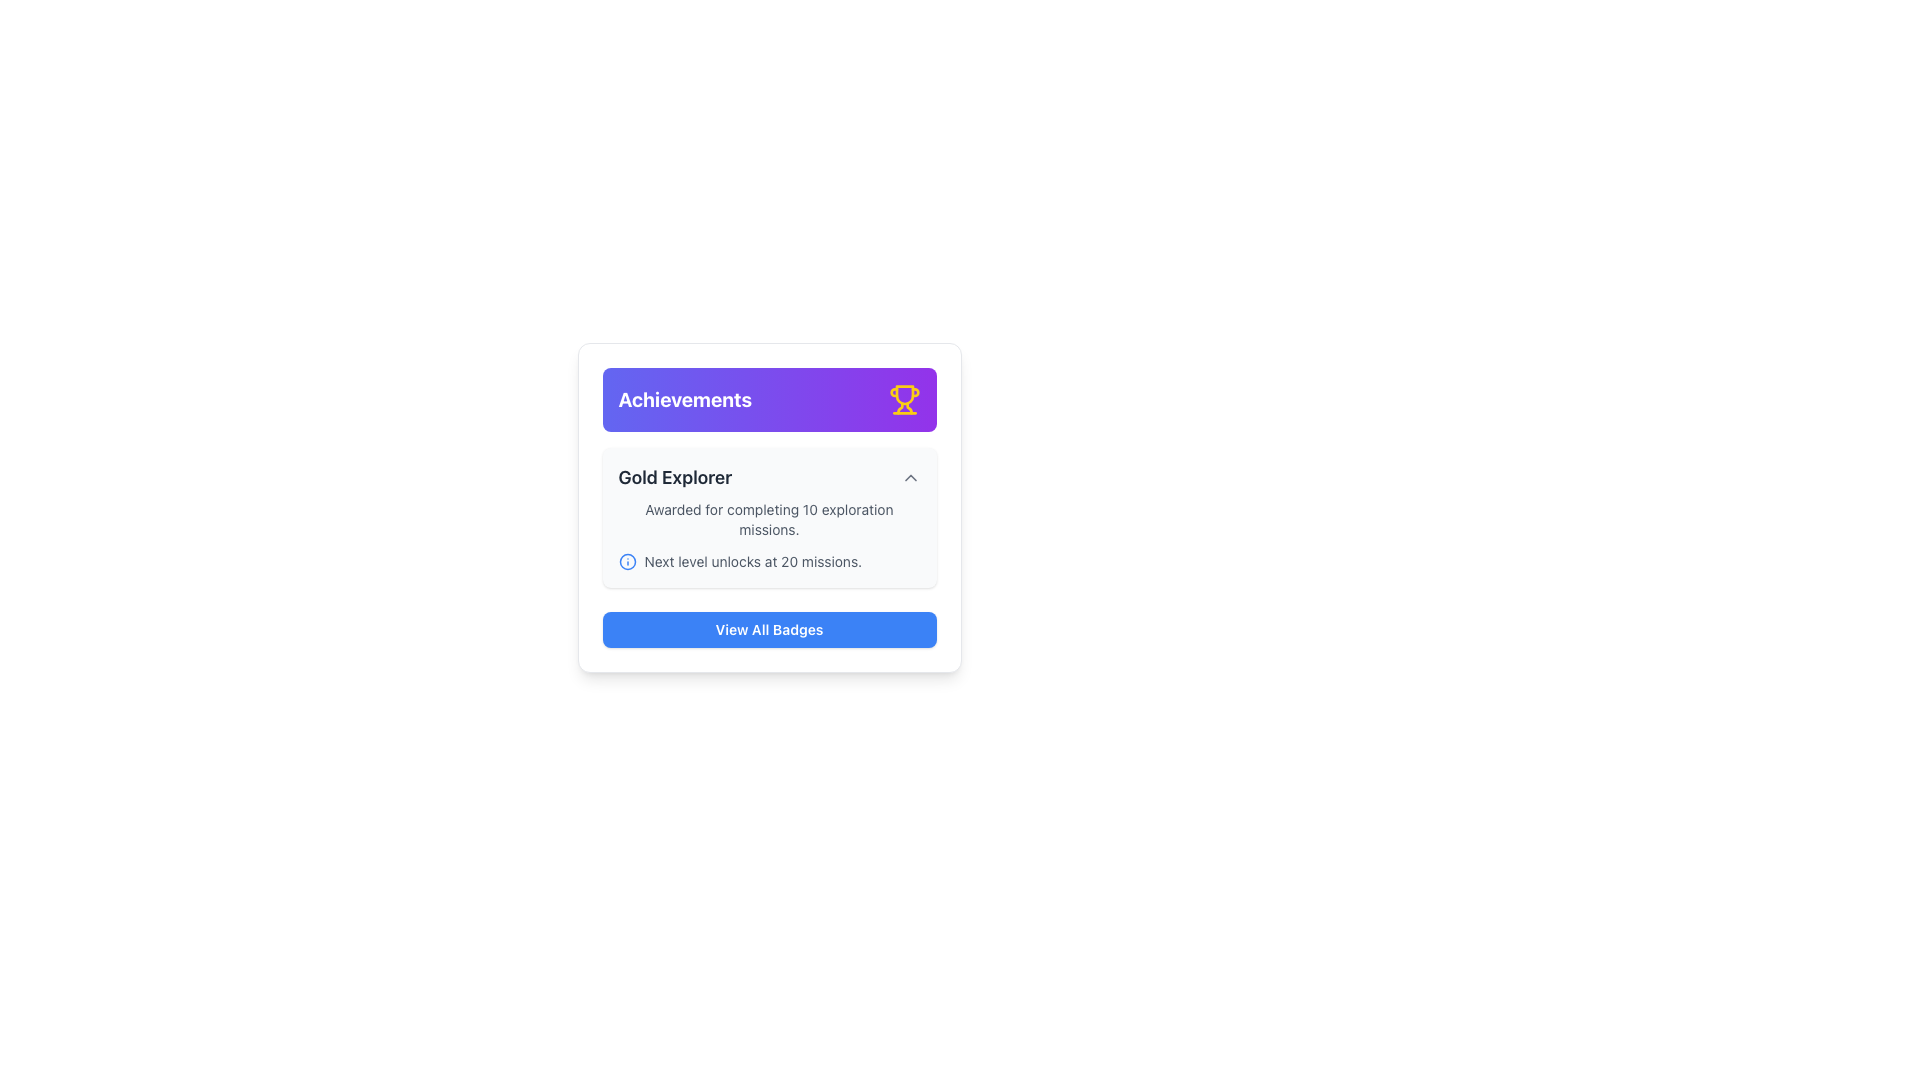 This screenshot has height=1080, width=1920. What do you see at coordinates (908, 407) in the screenshot?
I see `the right handle detailing of the trophy shape, which is styled with a yellow class ('text-yellow-400') within the SVG graphic in the Achievements section` at bounding box center [908, 407].